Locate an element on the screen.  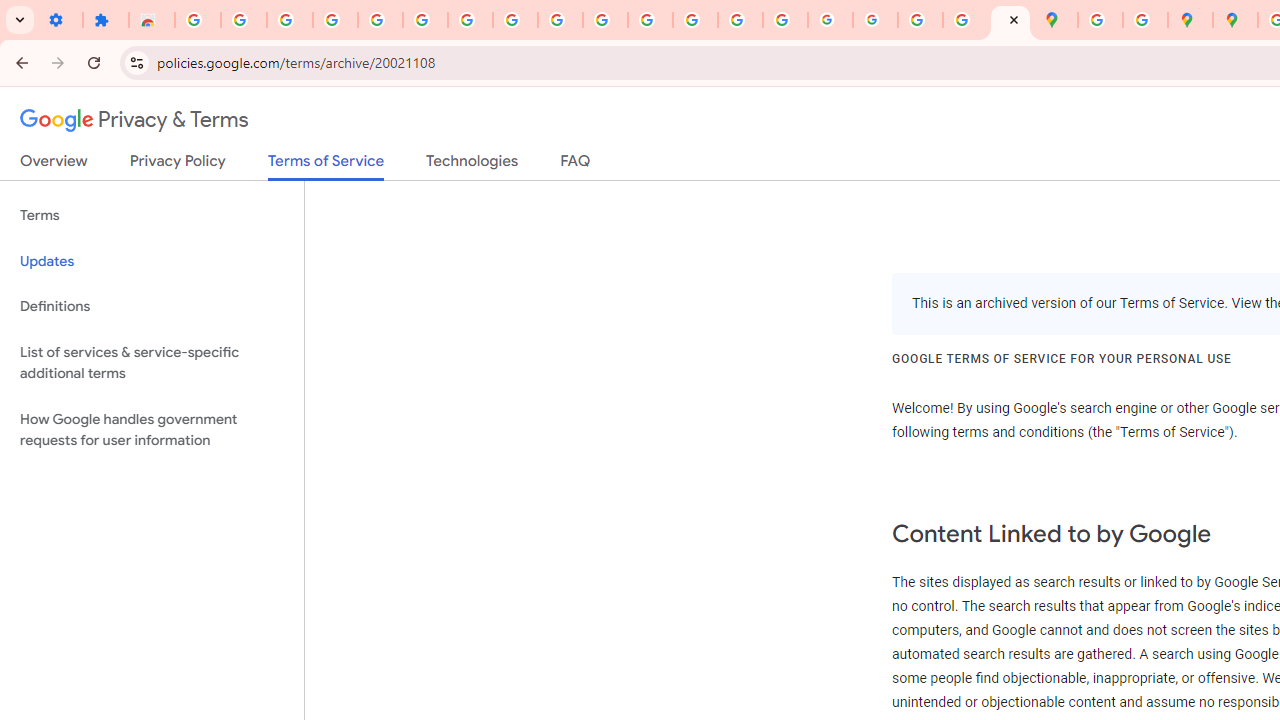
'Updates' is located at coordinates (151, 260).